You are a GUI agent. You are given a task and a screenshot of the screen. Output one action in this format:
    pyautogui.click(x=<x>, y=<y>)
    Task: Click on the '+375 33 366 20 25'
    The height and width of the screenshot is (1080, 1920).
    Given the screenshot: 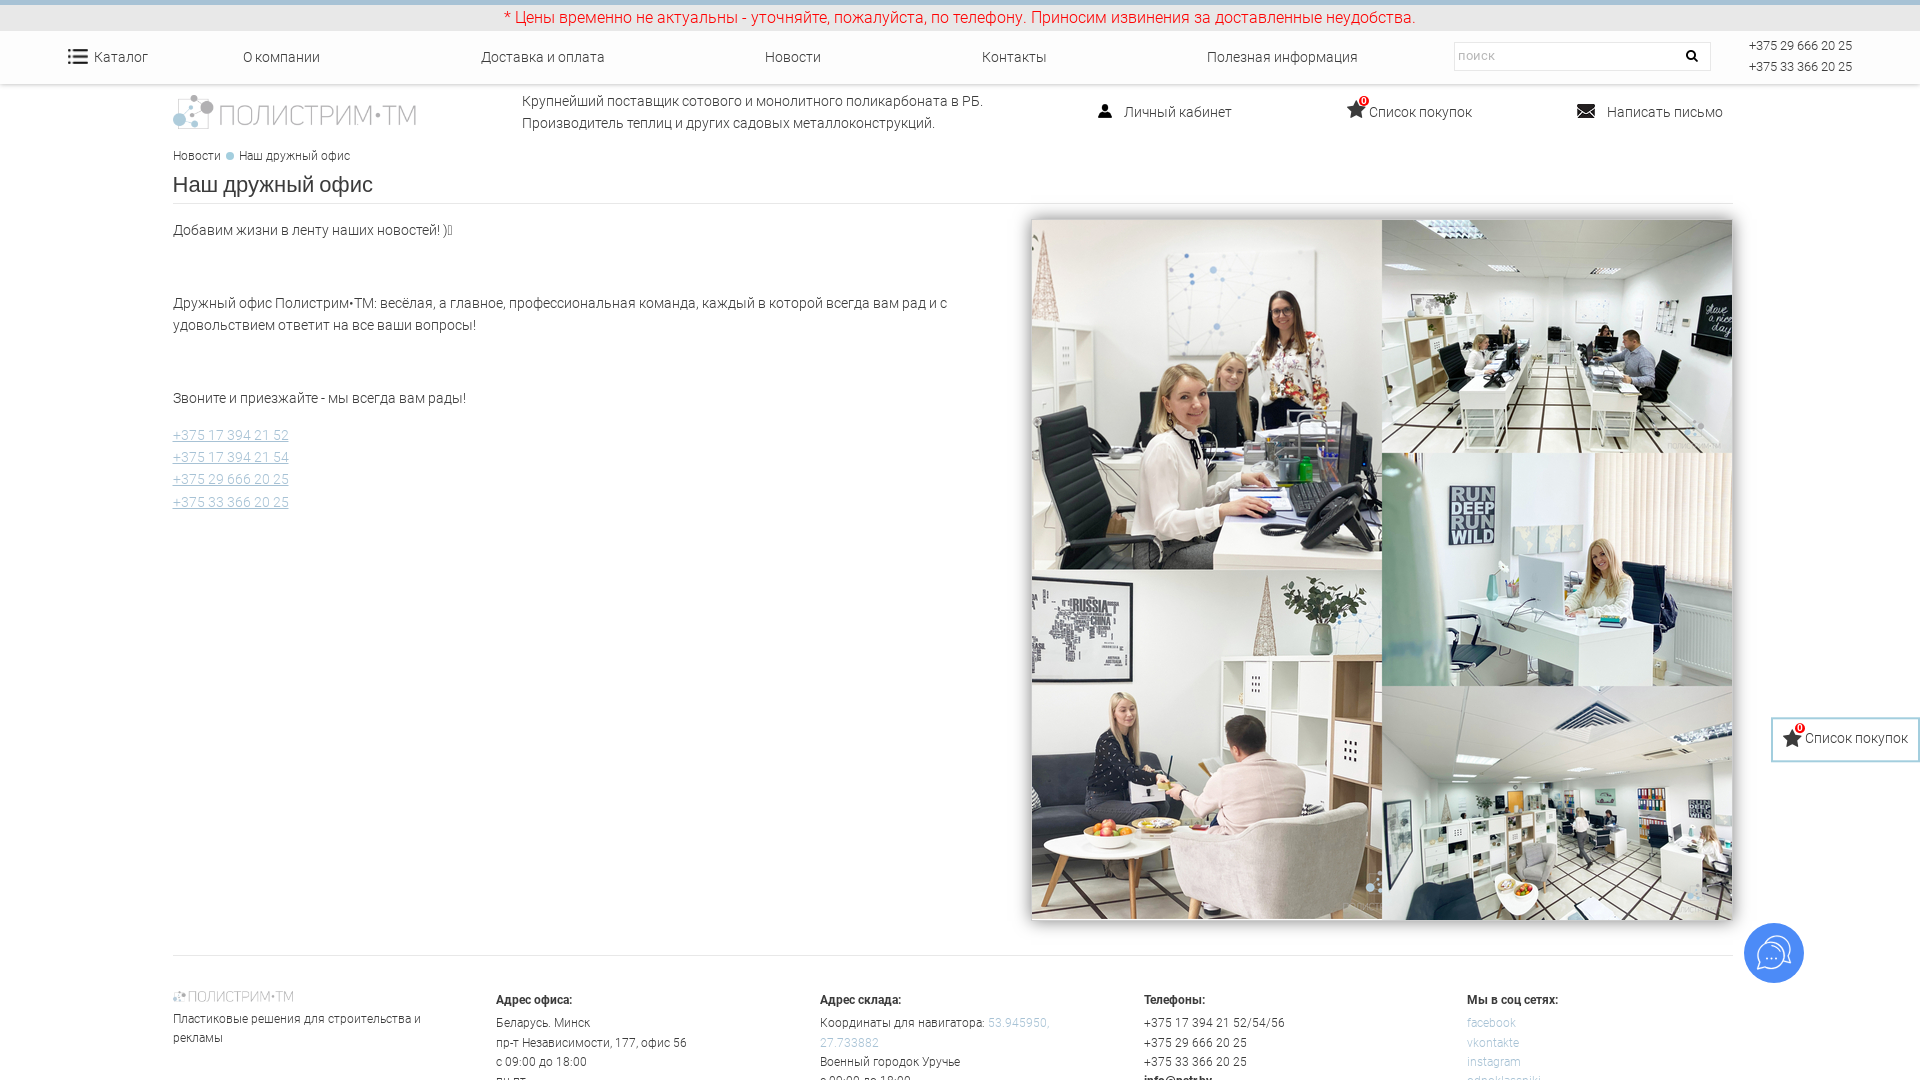 What is the action you would take?
    pyautogui.click(x=1800, y=65)
    